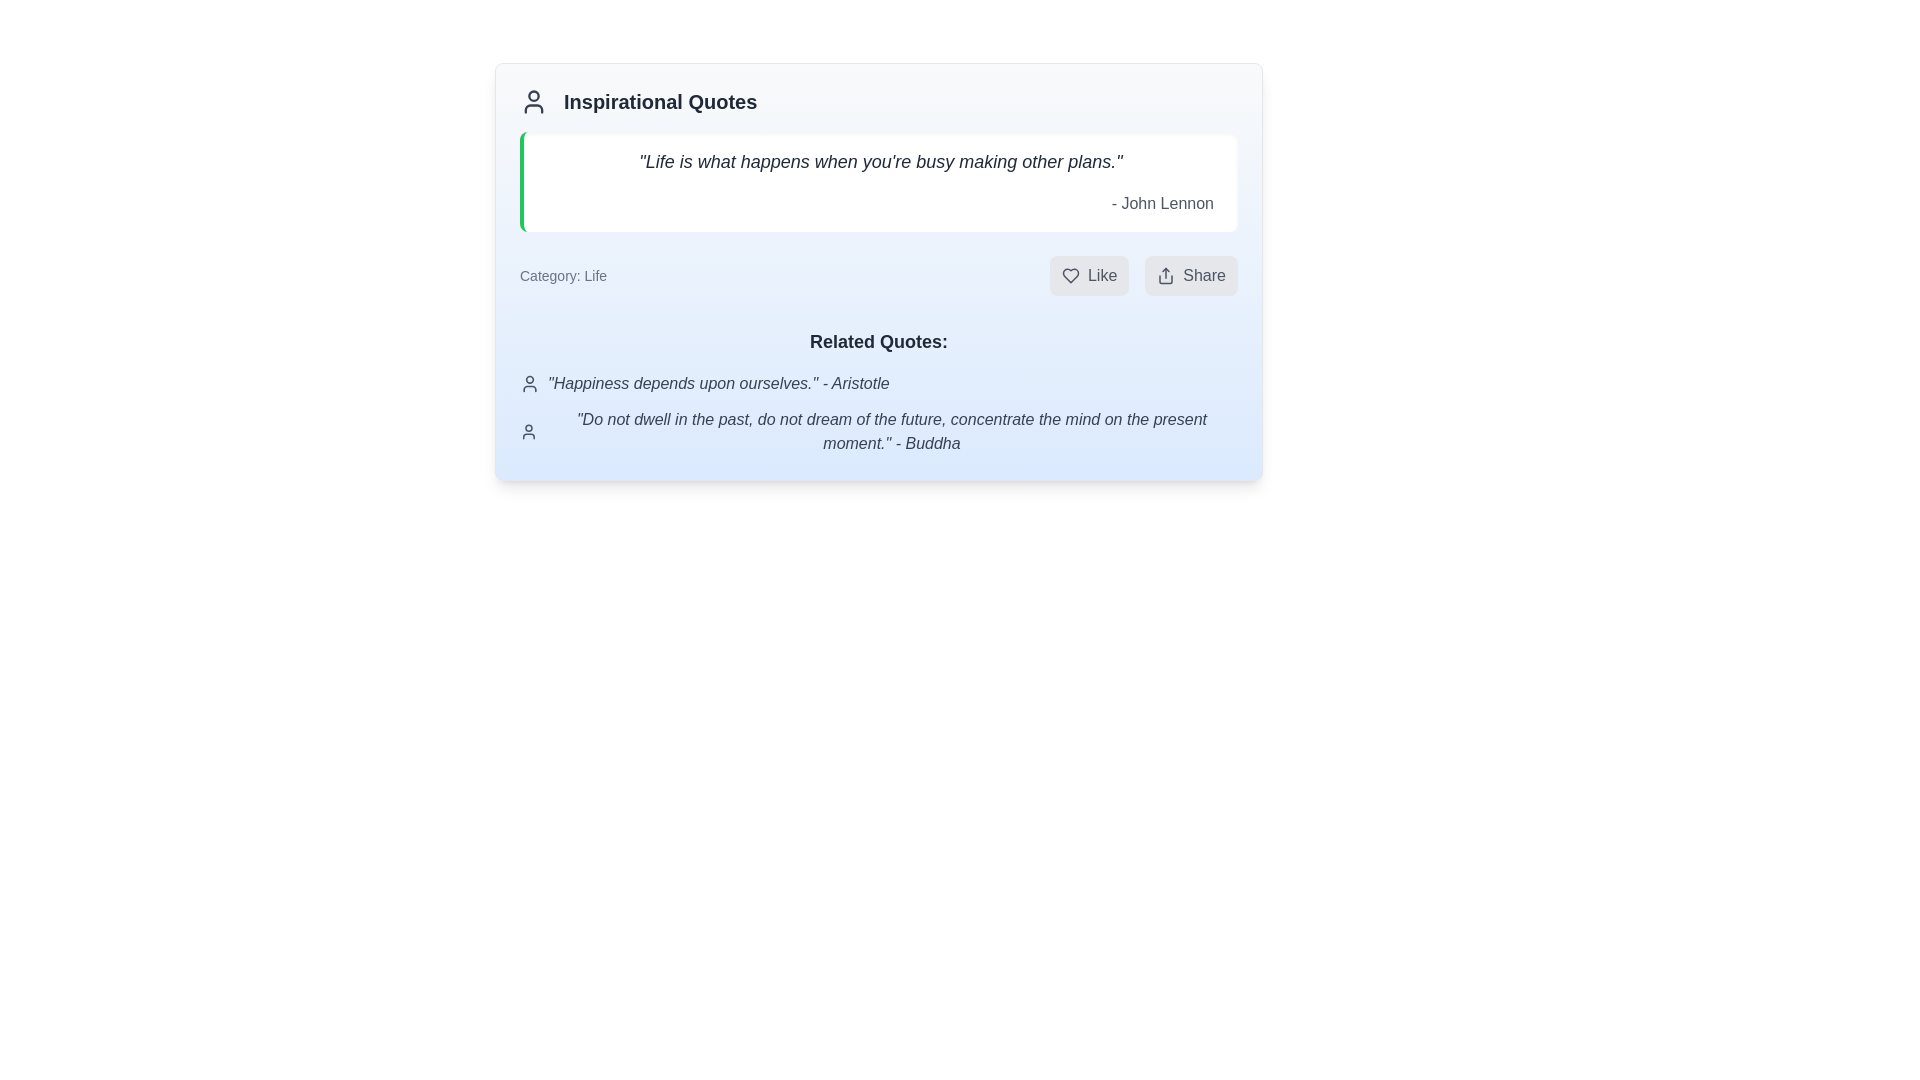  Describe the element at coordinates (1088, 276) in the screenshot. I see `the 'Like' button, which is a rectangular button with rounded corners, gray background, a heart-shaped icon on the left, and the text 'Like' next to it, positioned below a quote and next to a 'Share' button` at that location.